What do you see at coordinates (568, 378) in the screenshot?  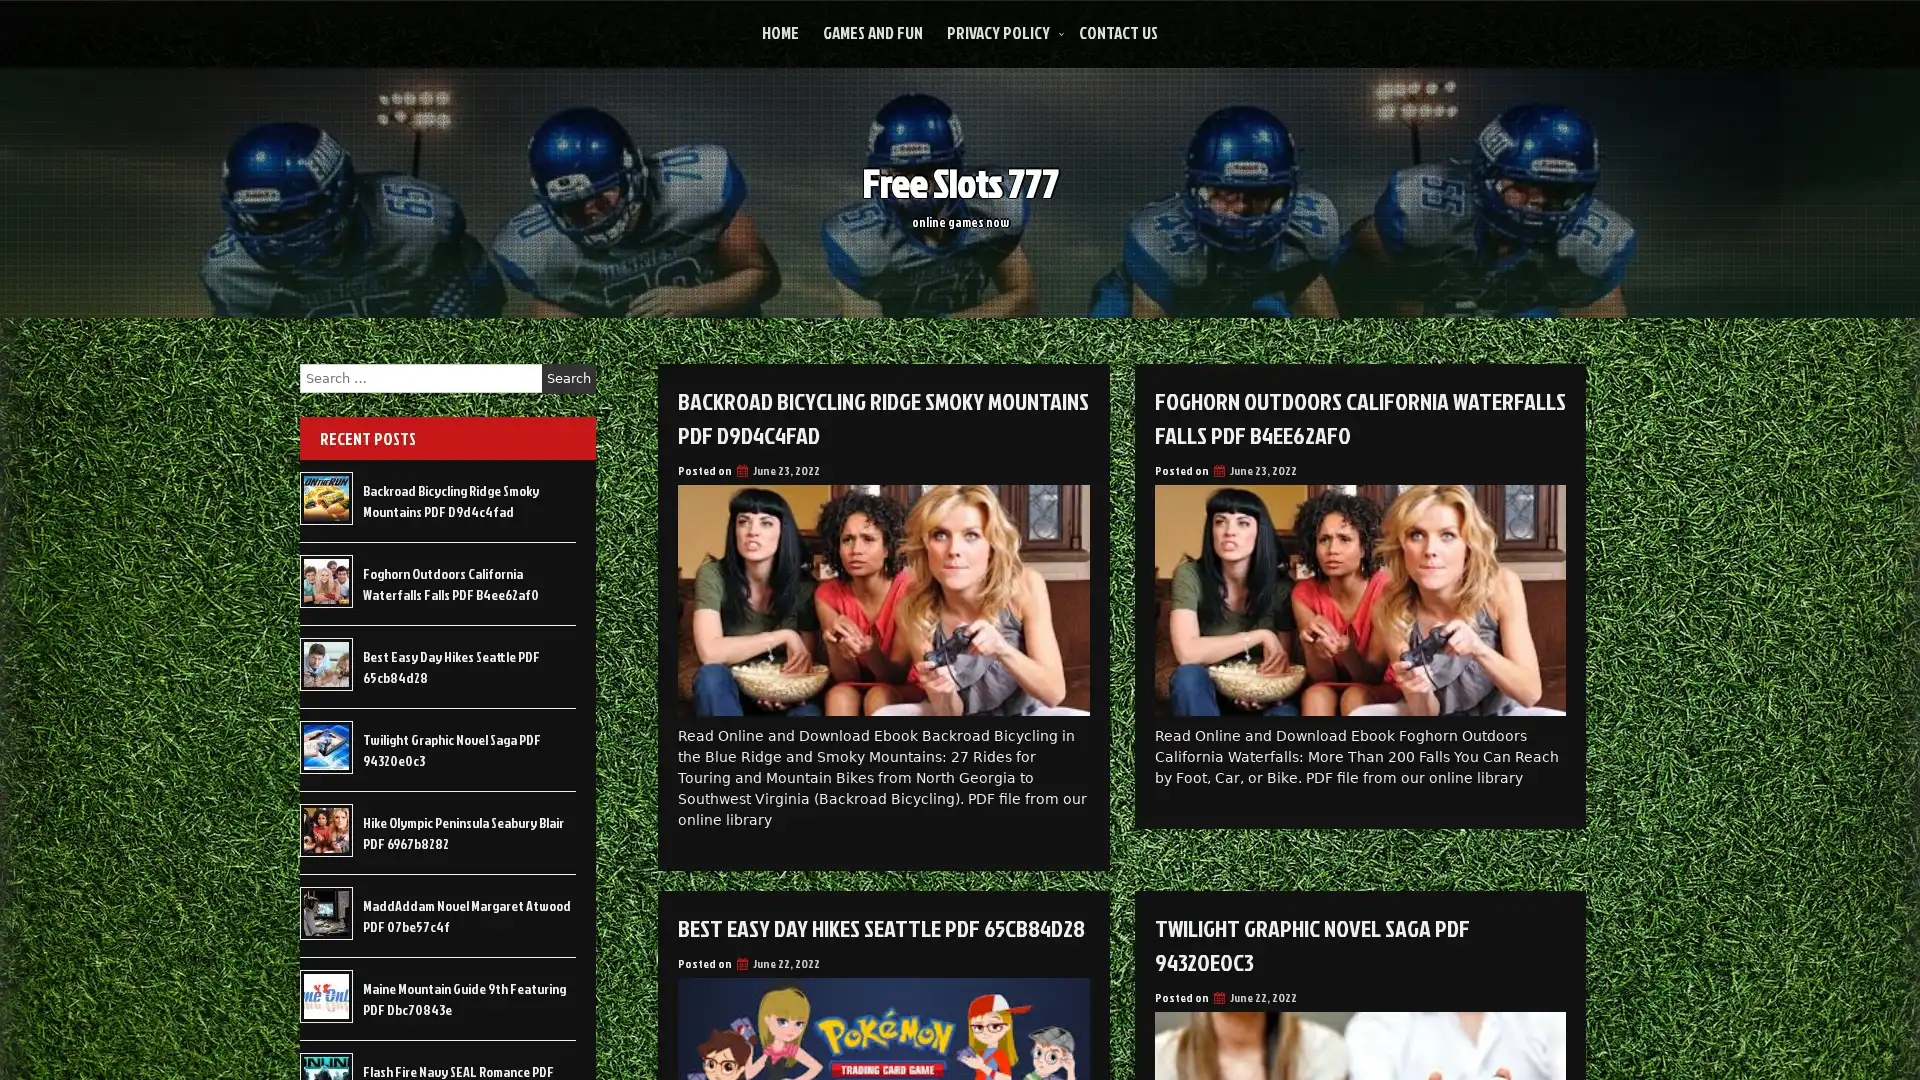 I see `Search` at bounding box center [568, 378].